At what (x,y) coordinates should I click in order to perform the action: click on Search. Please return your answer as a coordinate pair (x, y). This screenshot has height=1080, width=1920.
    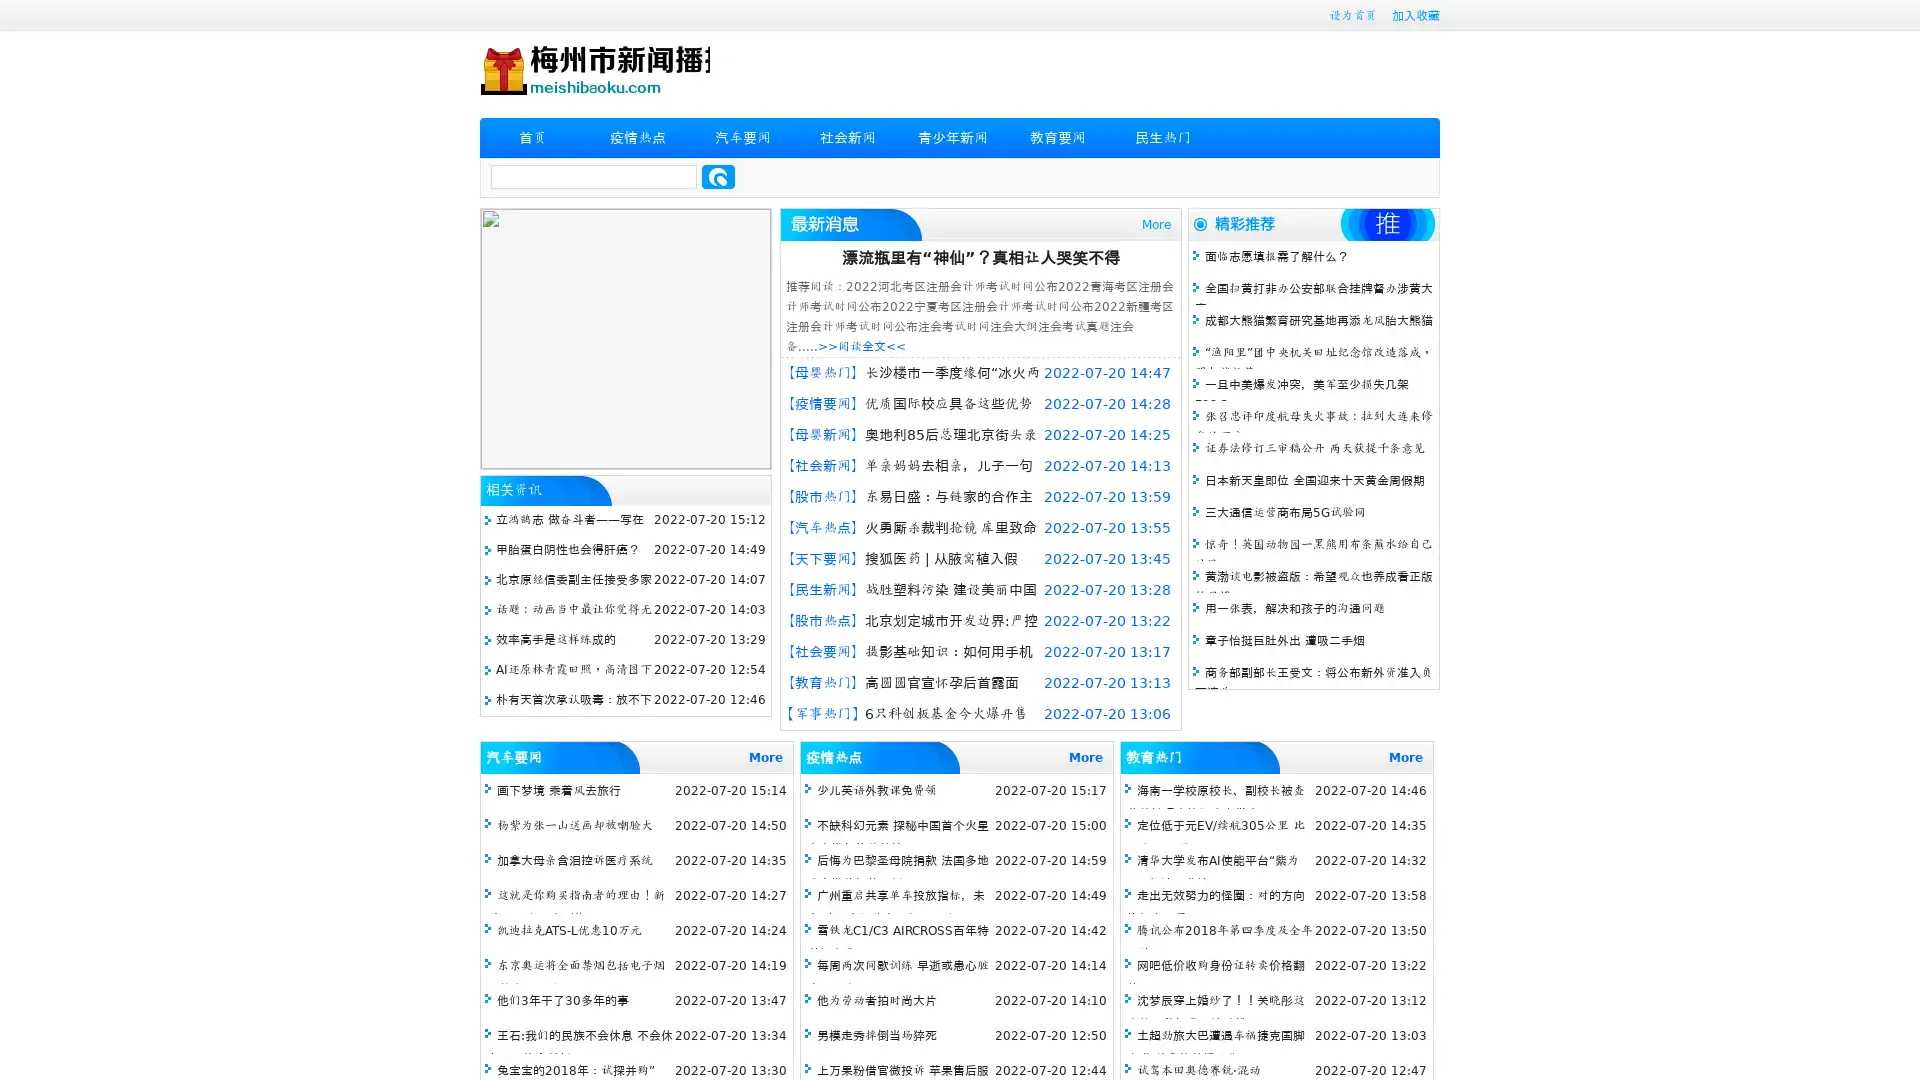
    Looking at the image, I should click on (718, 176).